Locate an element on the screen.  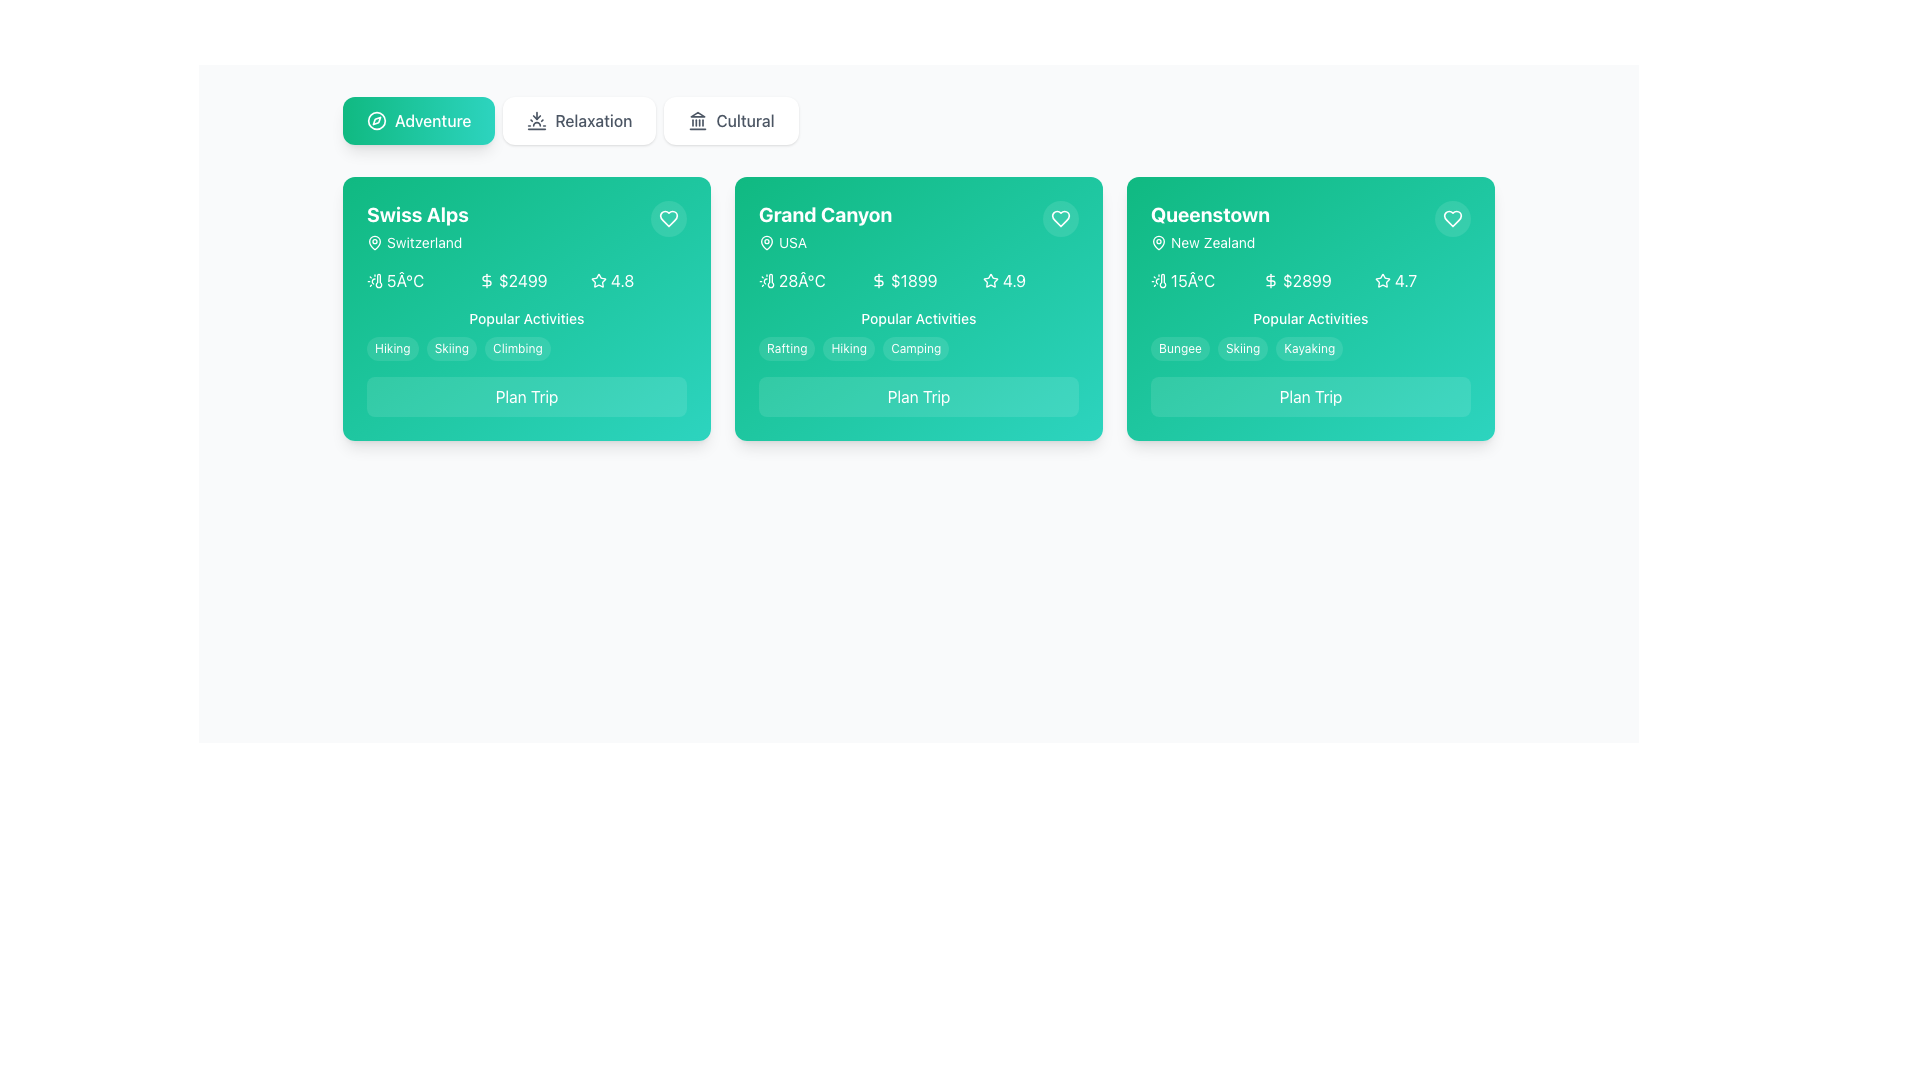
the rating represented by the star icon located next to the numeric value '4.9' in the Grand Canyon card is located at coordinates (989, 280).